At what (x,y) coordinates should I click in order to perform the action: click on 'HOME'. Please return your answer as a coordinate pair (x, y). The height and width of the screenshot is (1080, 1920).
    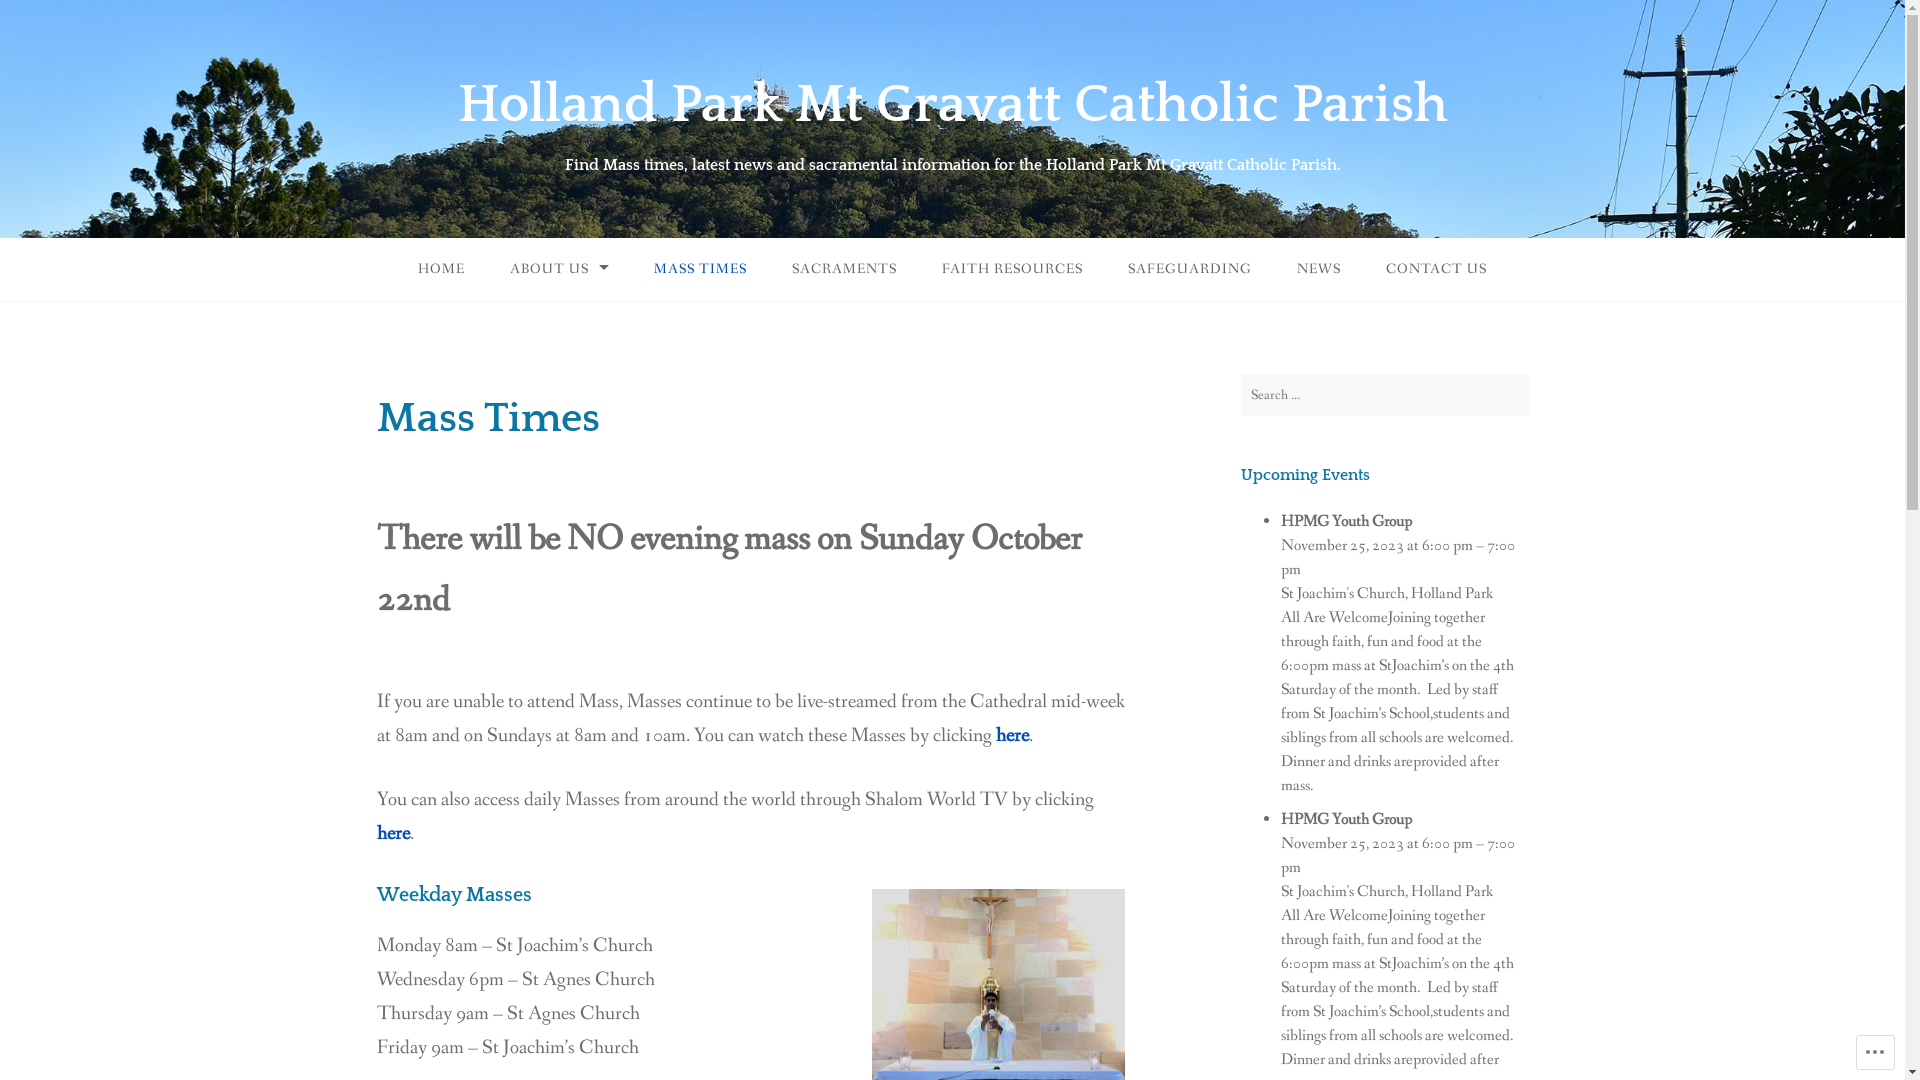
    Looking at the image, I should click on (440, 268).